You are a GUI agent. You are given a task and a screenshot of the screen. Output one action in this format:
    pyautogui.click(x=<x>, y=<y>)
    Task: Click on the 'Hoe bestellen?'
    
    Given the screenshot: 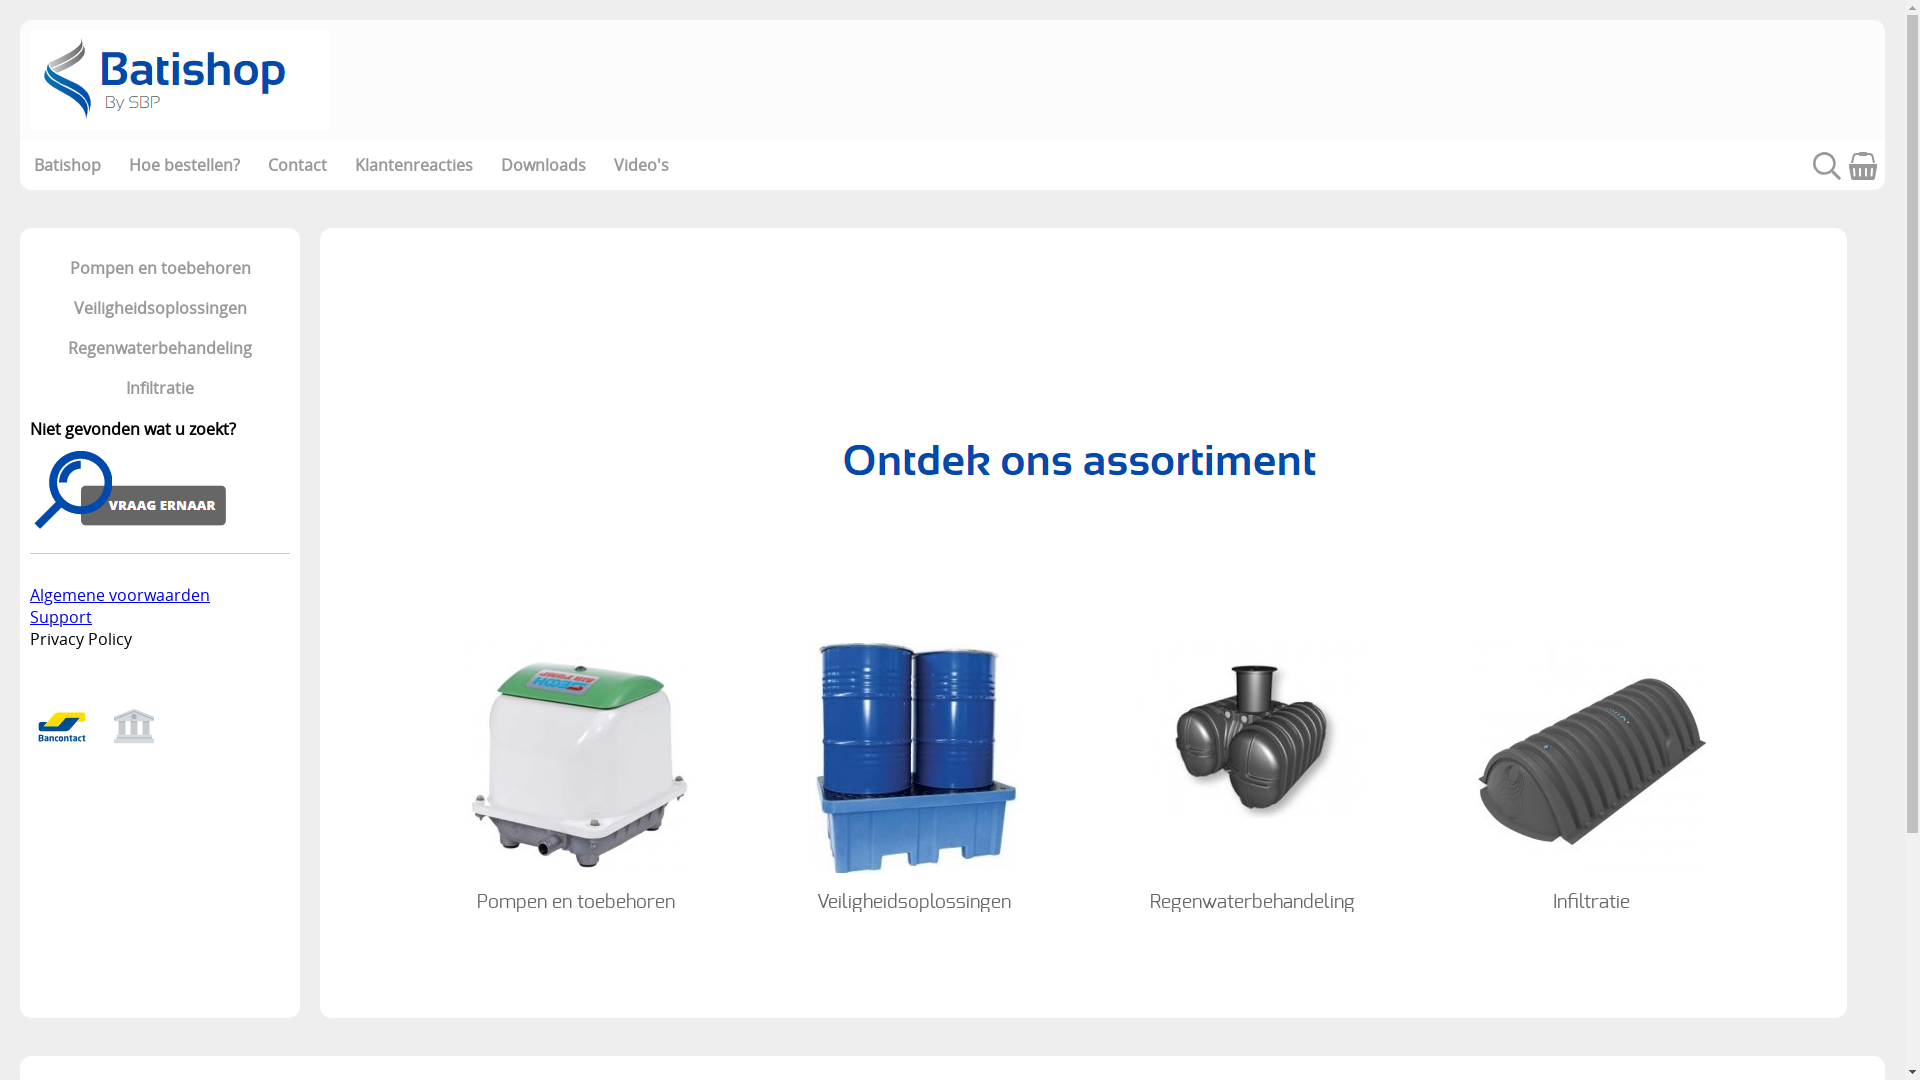 What is the action you would take?
    pyautogui.click(x=114, y=164)
    